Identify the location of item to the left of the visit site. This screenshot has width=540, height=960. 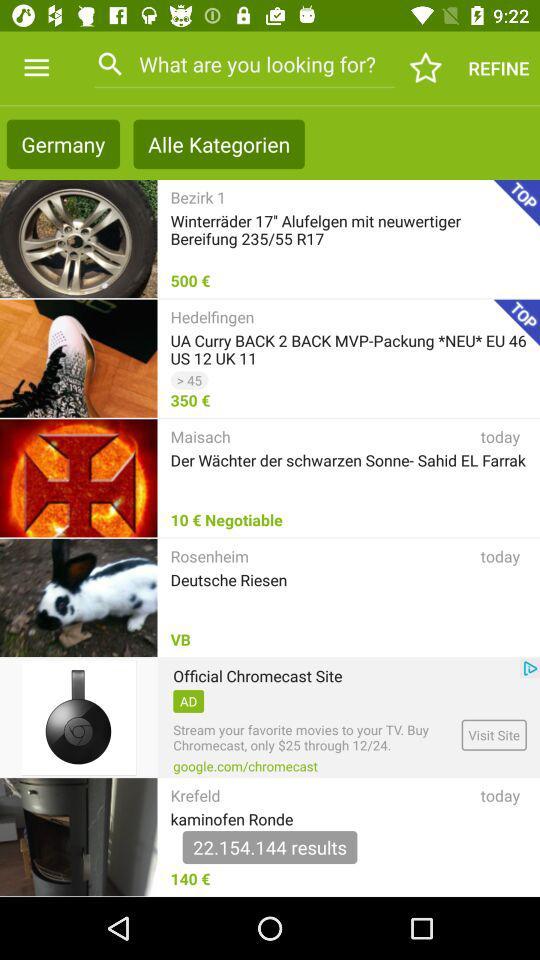
(314, 736).